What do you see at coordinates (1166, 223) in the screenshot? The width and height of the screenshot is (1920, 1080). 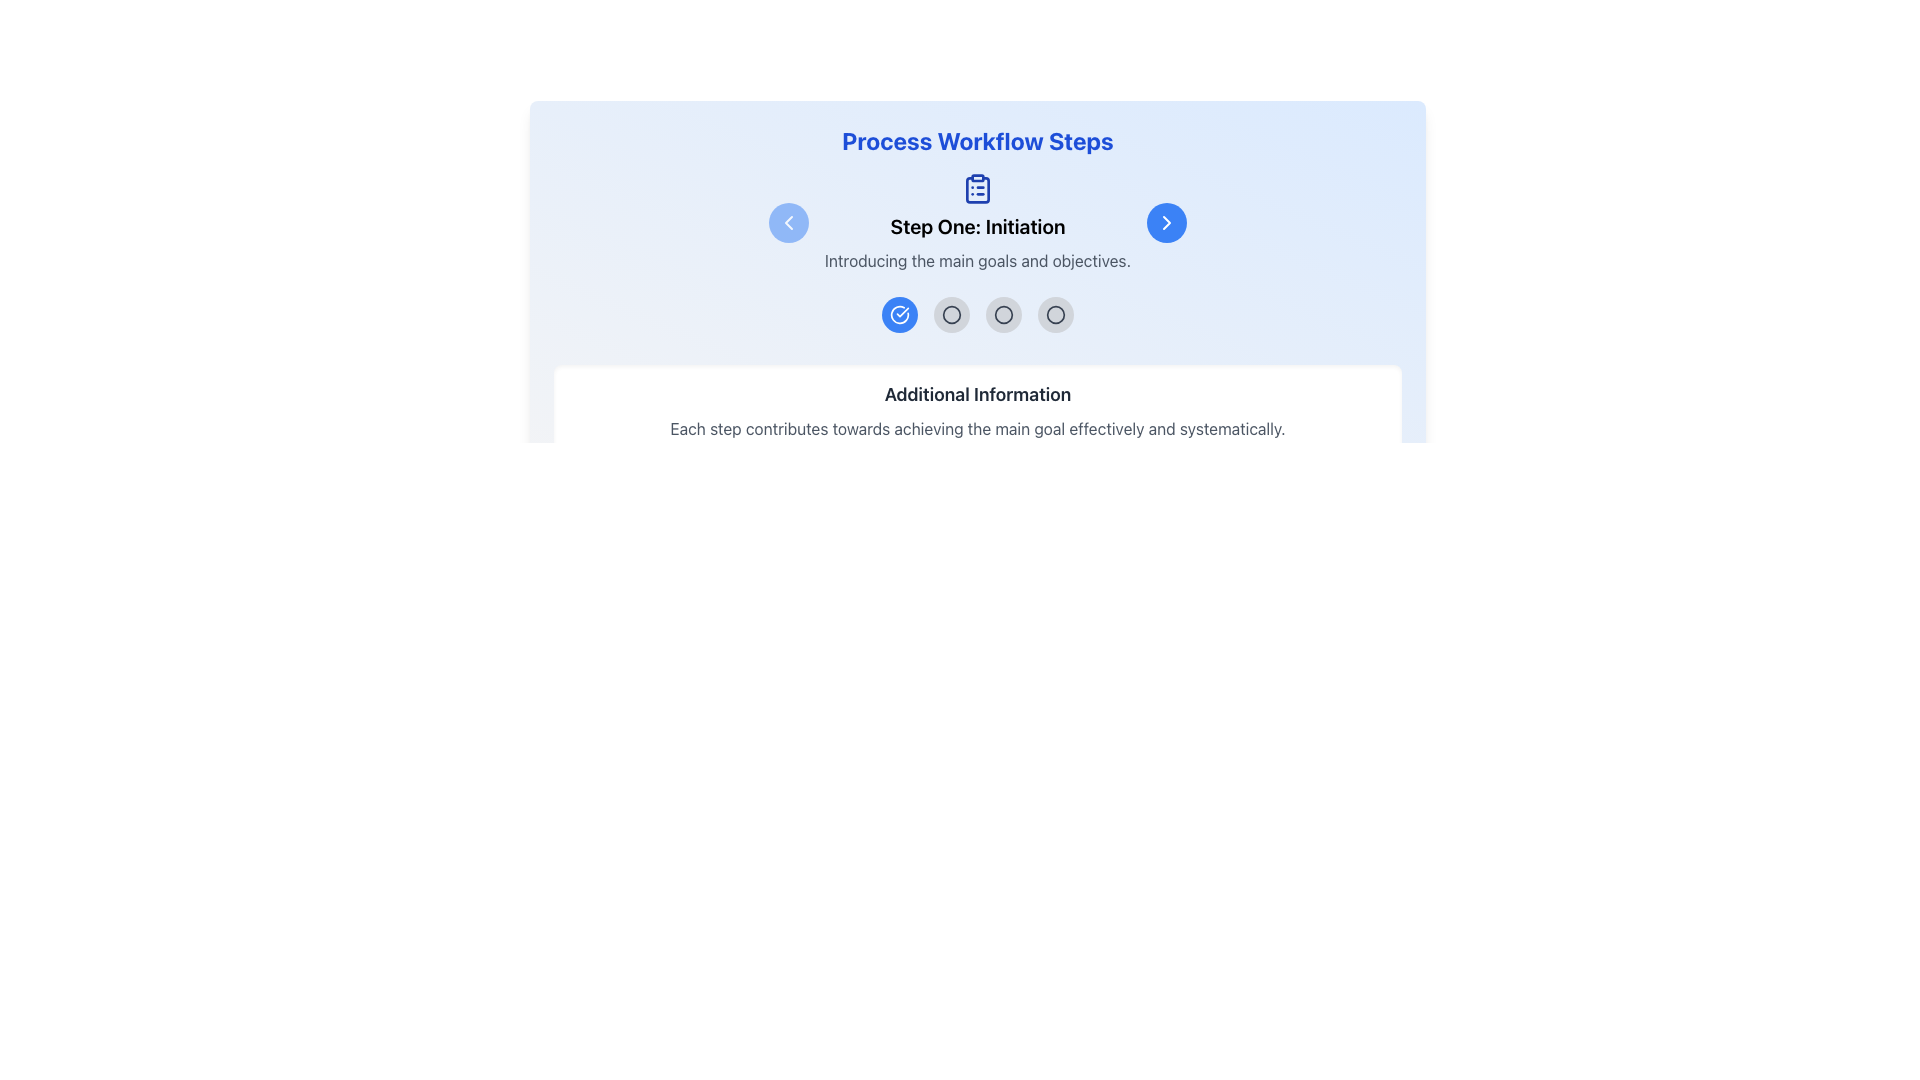 I see `the chevron icon embedded within the circular blue button located in the right-central region of the 'Process Workflow Steps' section` at bounding box center [1166, 223].